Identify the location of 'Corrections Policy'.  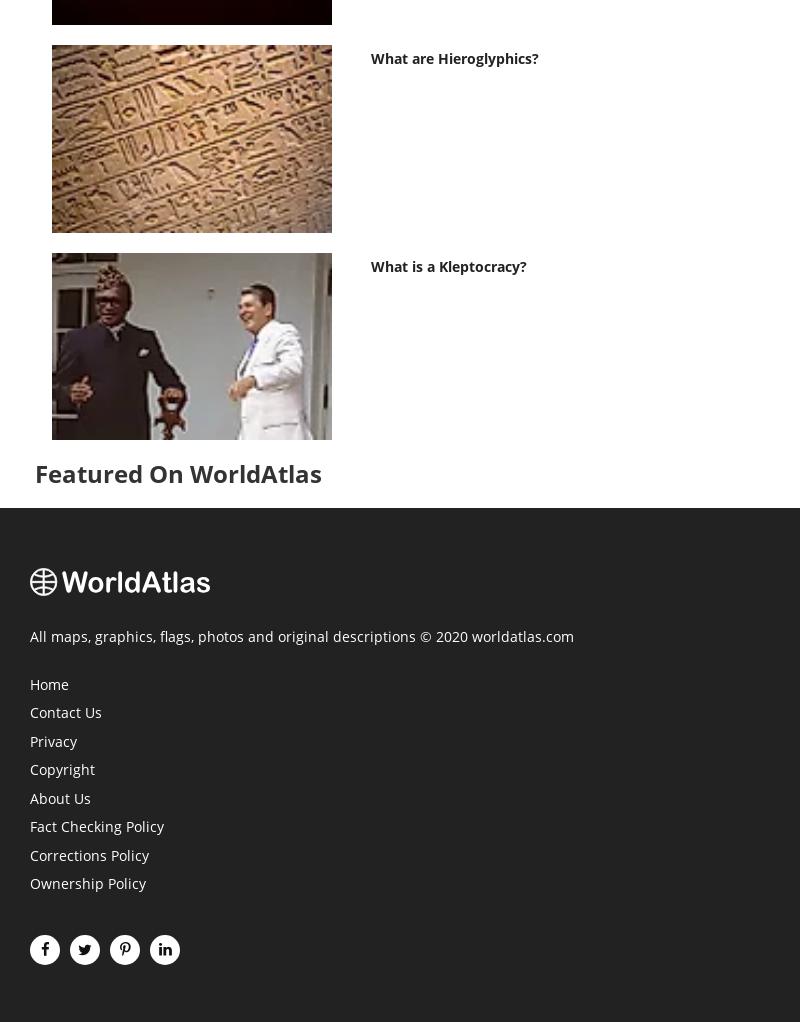
(30, 855).